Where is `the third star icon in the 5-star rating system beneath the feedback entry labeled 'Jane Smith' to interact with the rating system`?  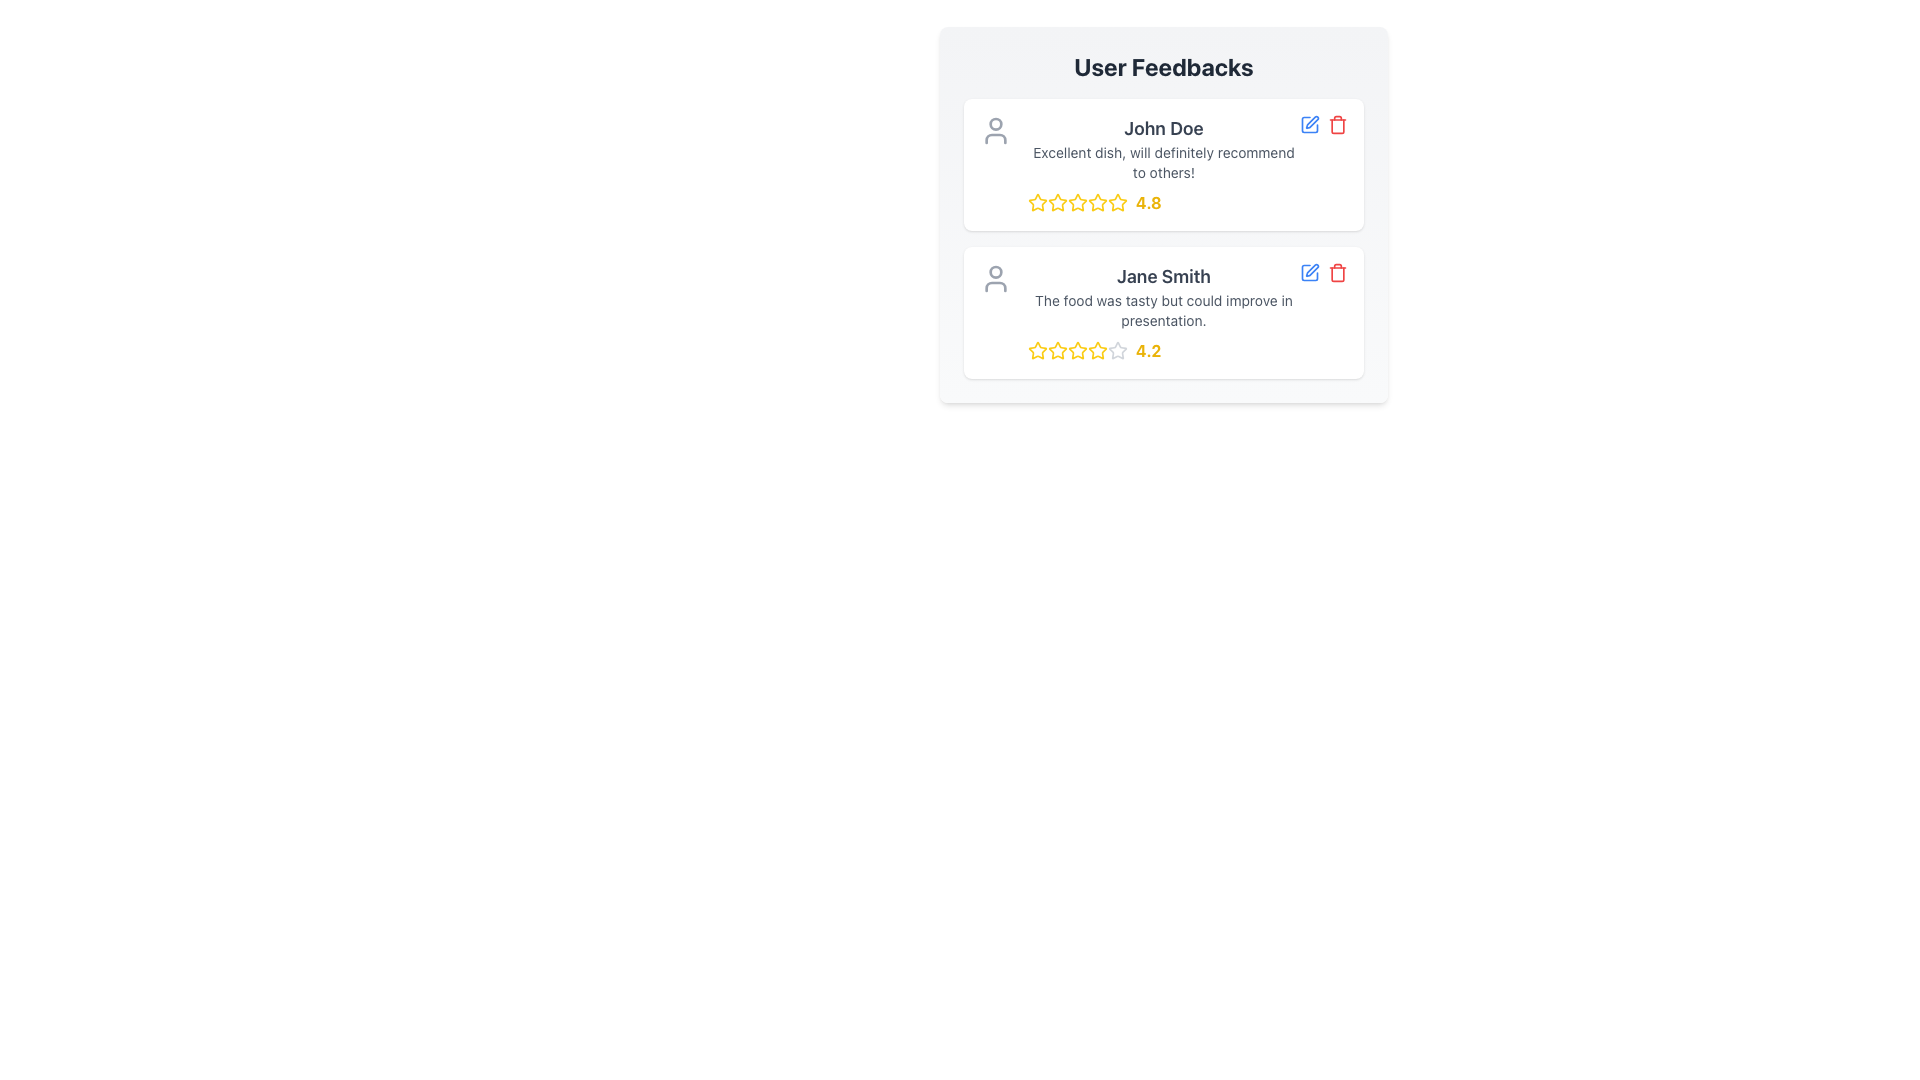
the third star icon in the 5-star rating system beneath the feedback entry labeled 'Jane Smith' to interact with the rating system is located at coordinates (1056, 350).